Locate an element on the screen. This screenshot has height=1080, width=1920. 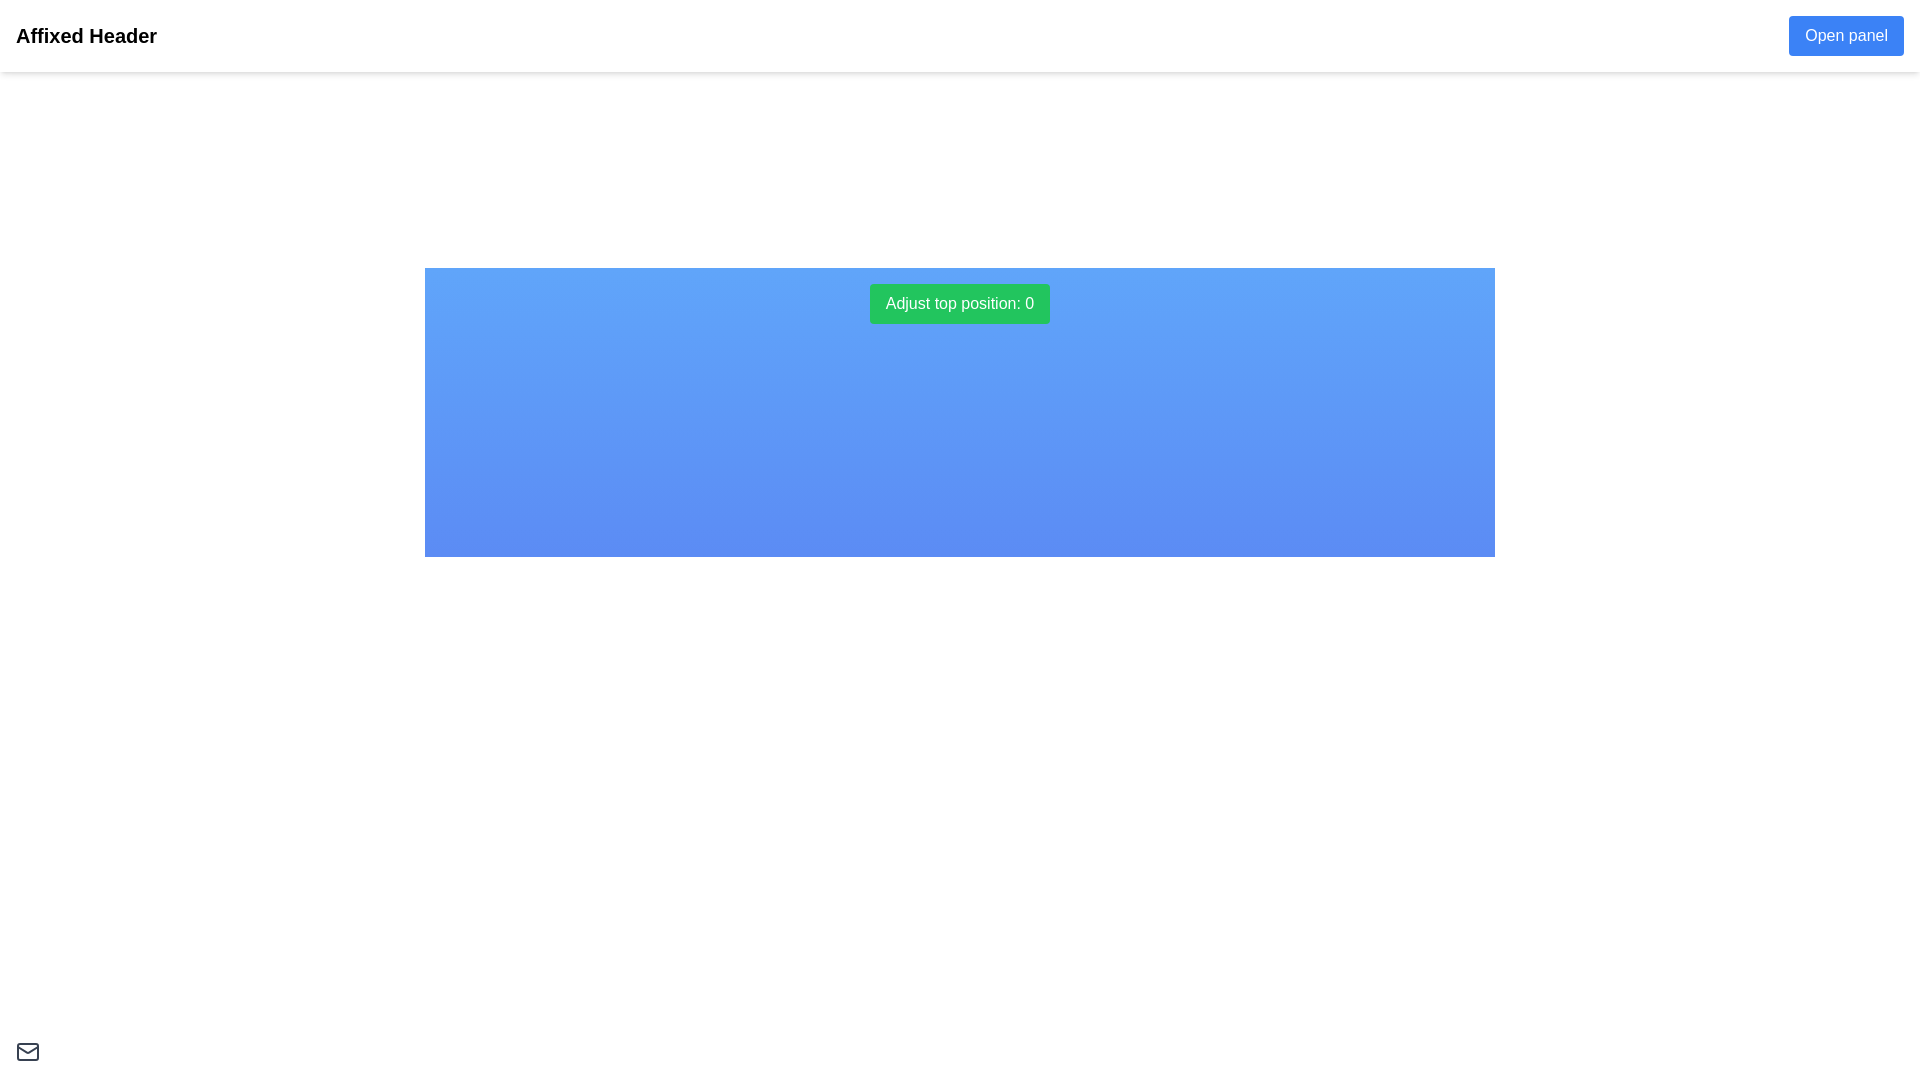
the bold text label 'Affixed Header' located in the fixed header bar at the top of the interface is located at coordinates (85, 35).